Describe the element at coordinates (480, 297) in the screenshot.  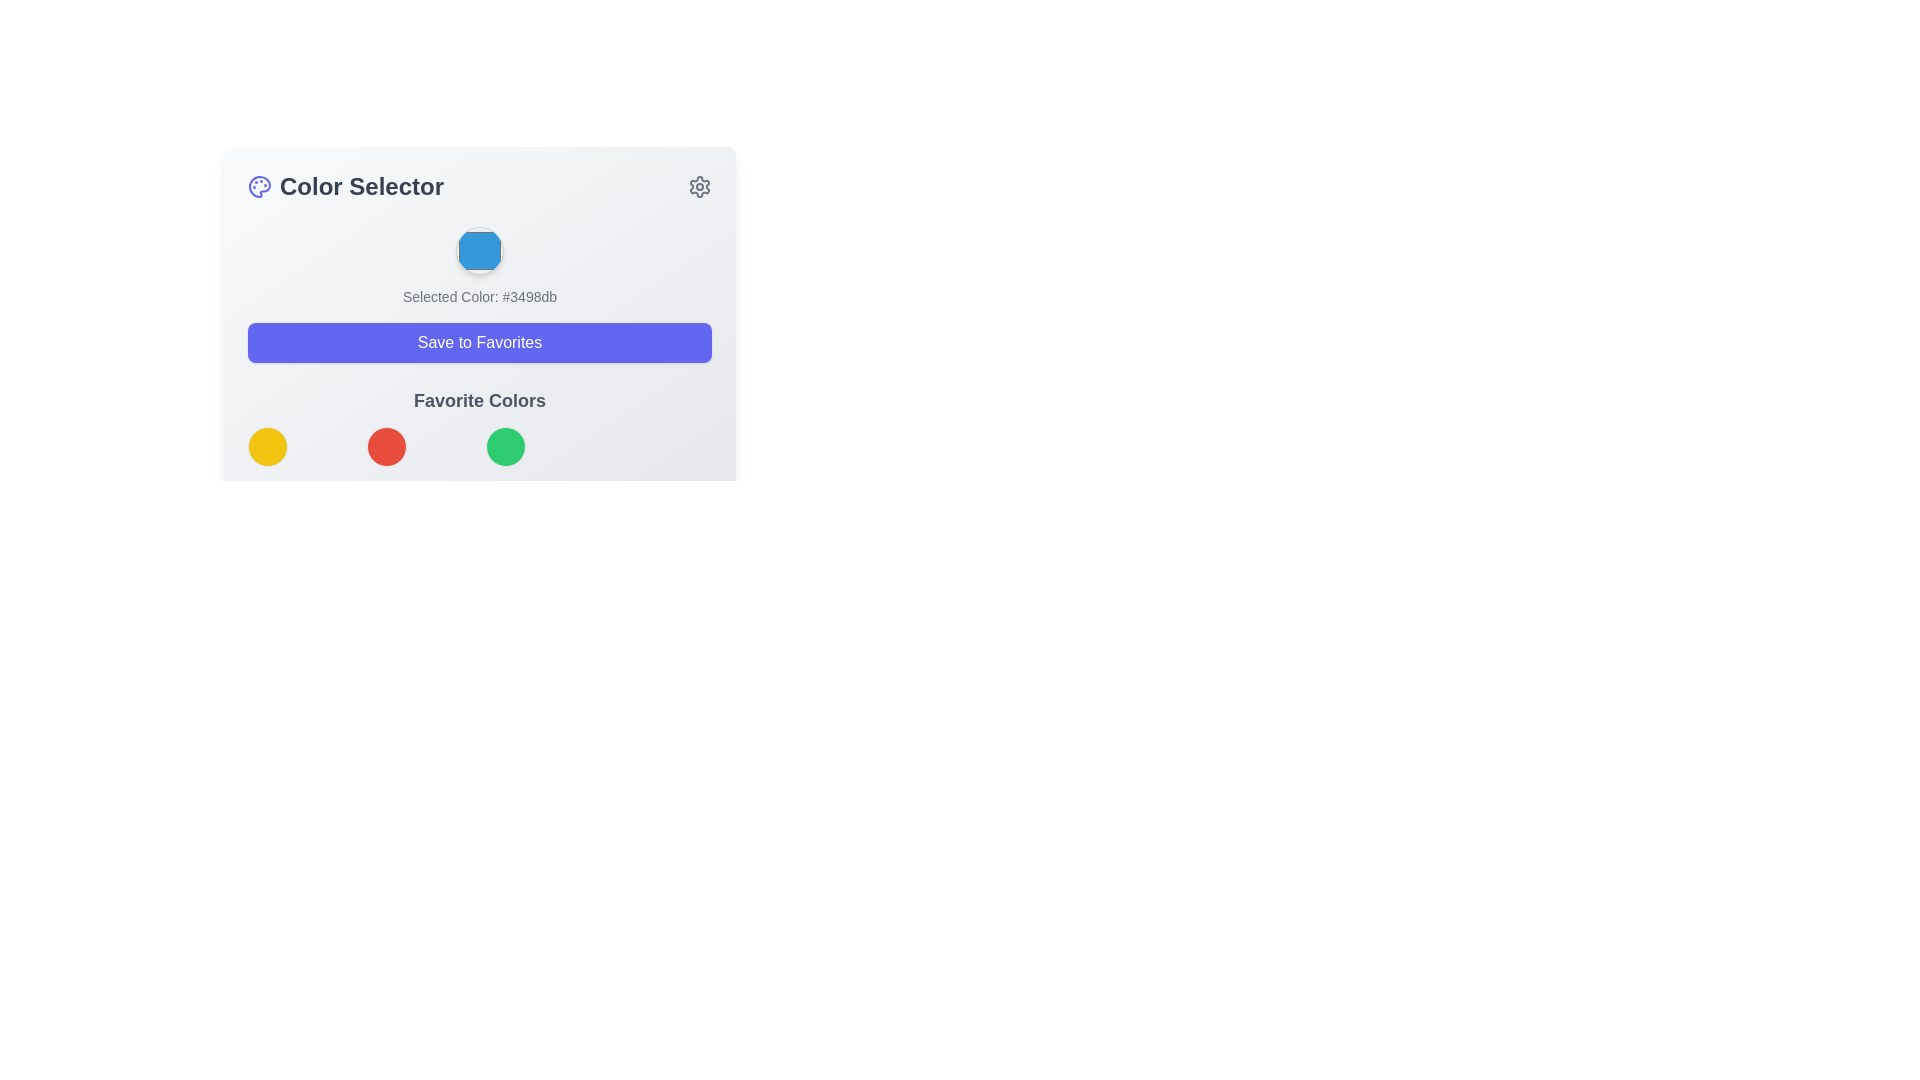
I see `the text label displaying 'Selected Color: #3498db', which is positioned below the blue hexagon and above the 'Save to Favorites' button` at that location.